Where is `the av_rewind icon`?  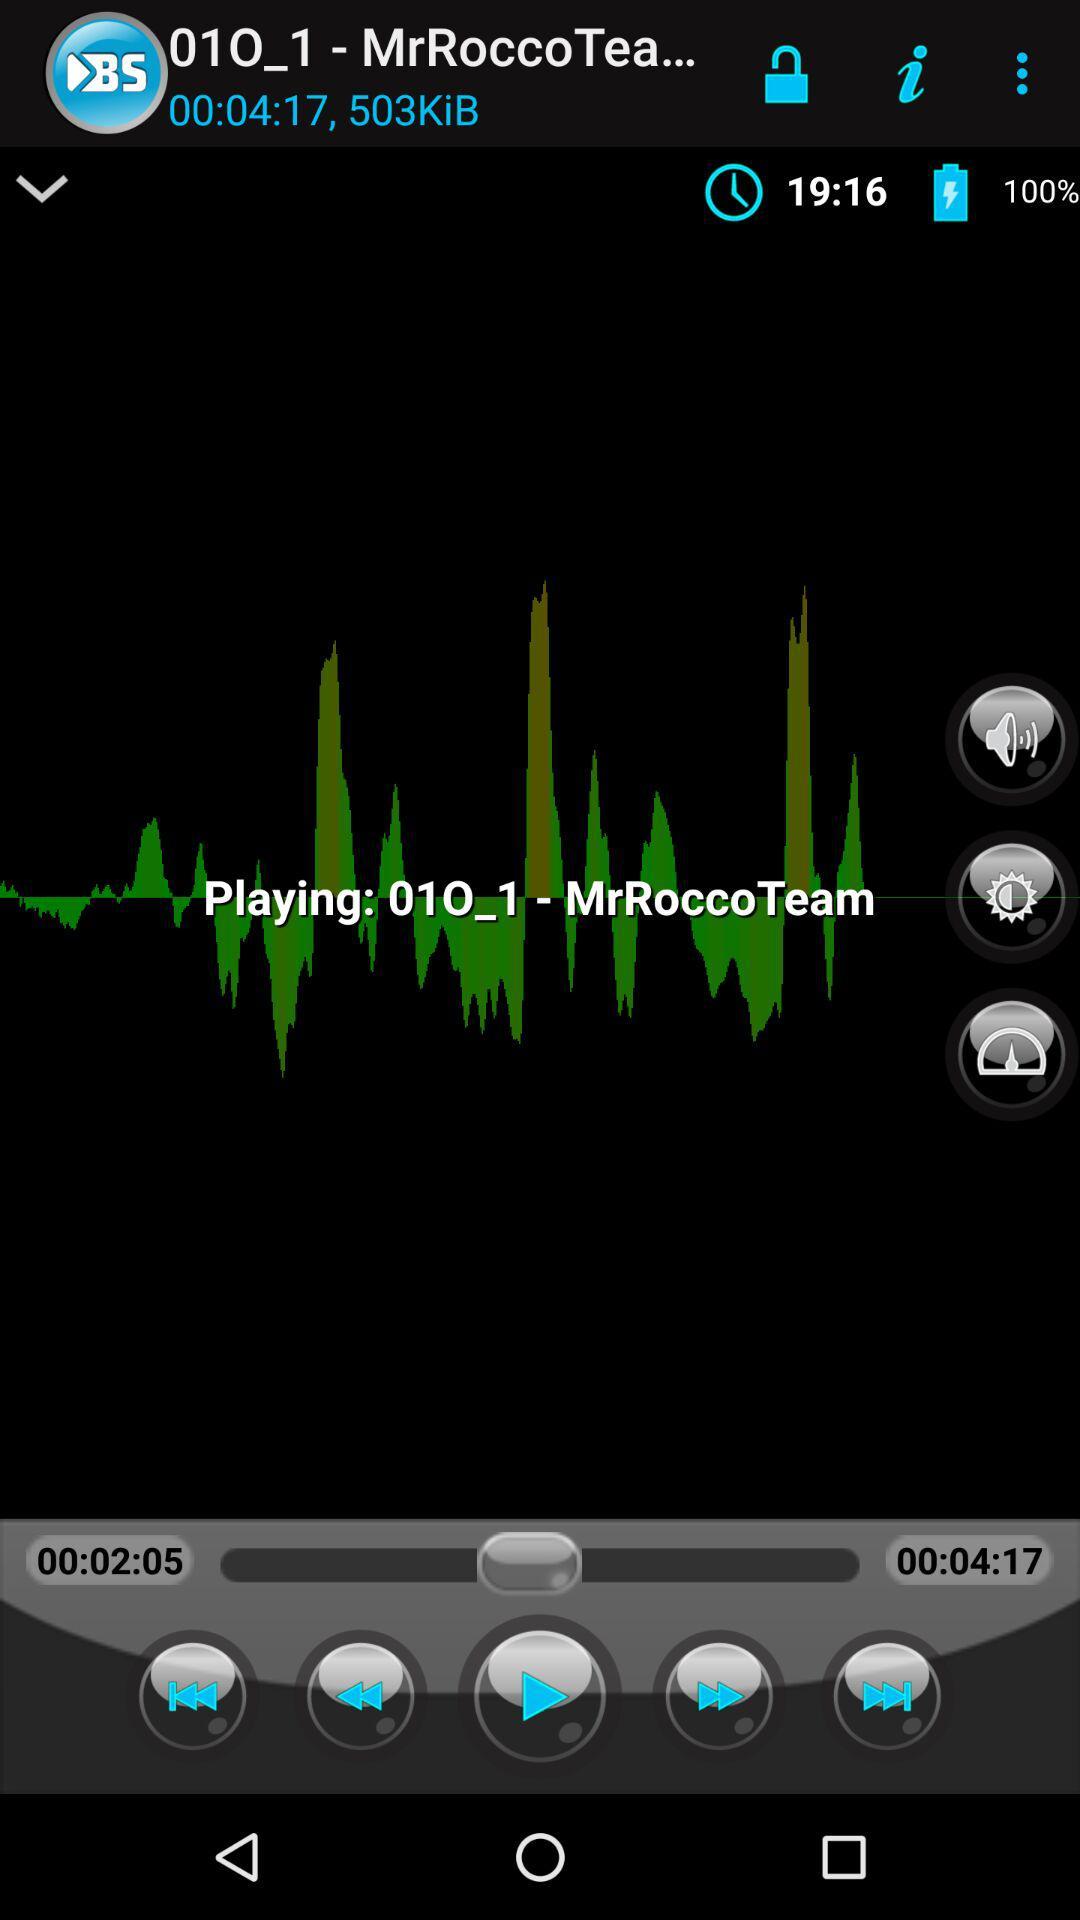
the av_rewind icon is located at coordinates (192, 1695).